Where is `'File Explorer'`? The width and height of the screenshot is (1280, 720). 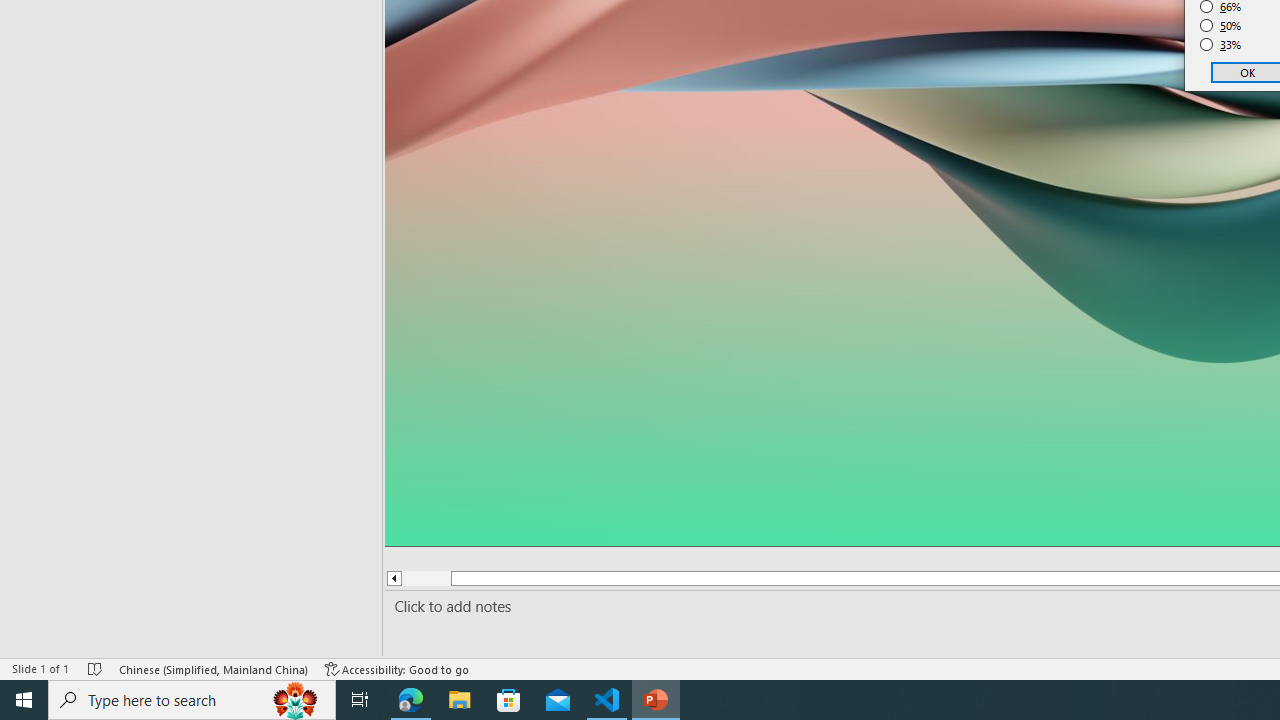 'File Explorer' is located at coordinates (459, 698).